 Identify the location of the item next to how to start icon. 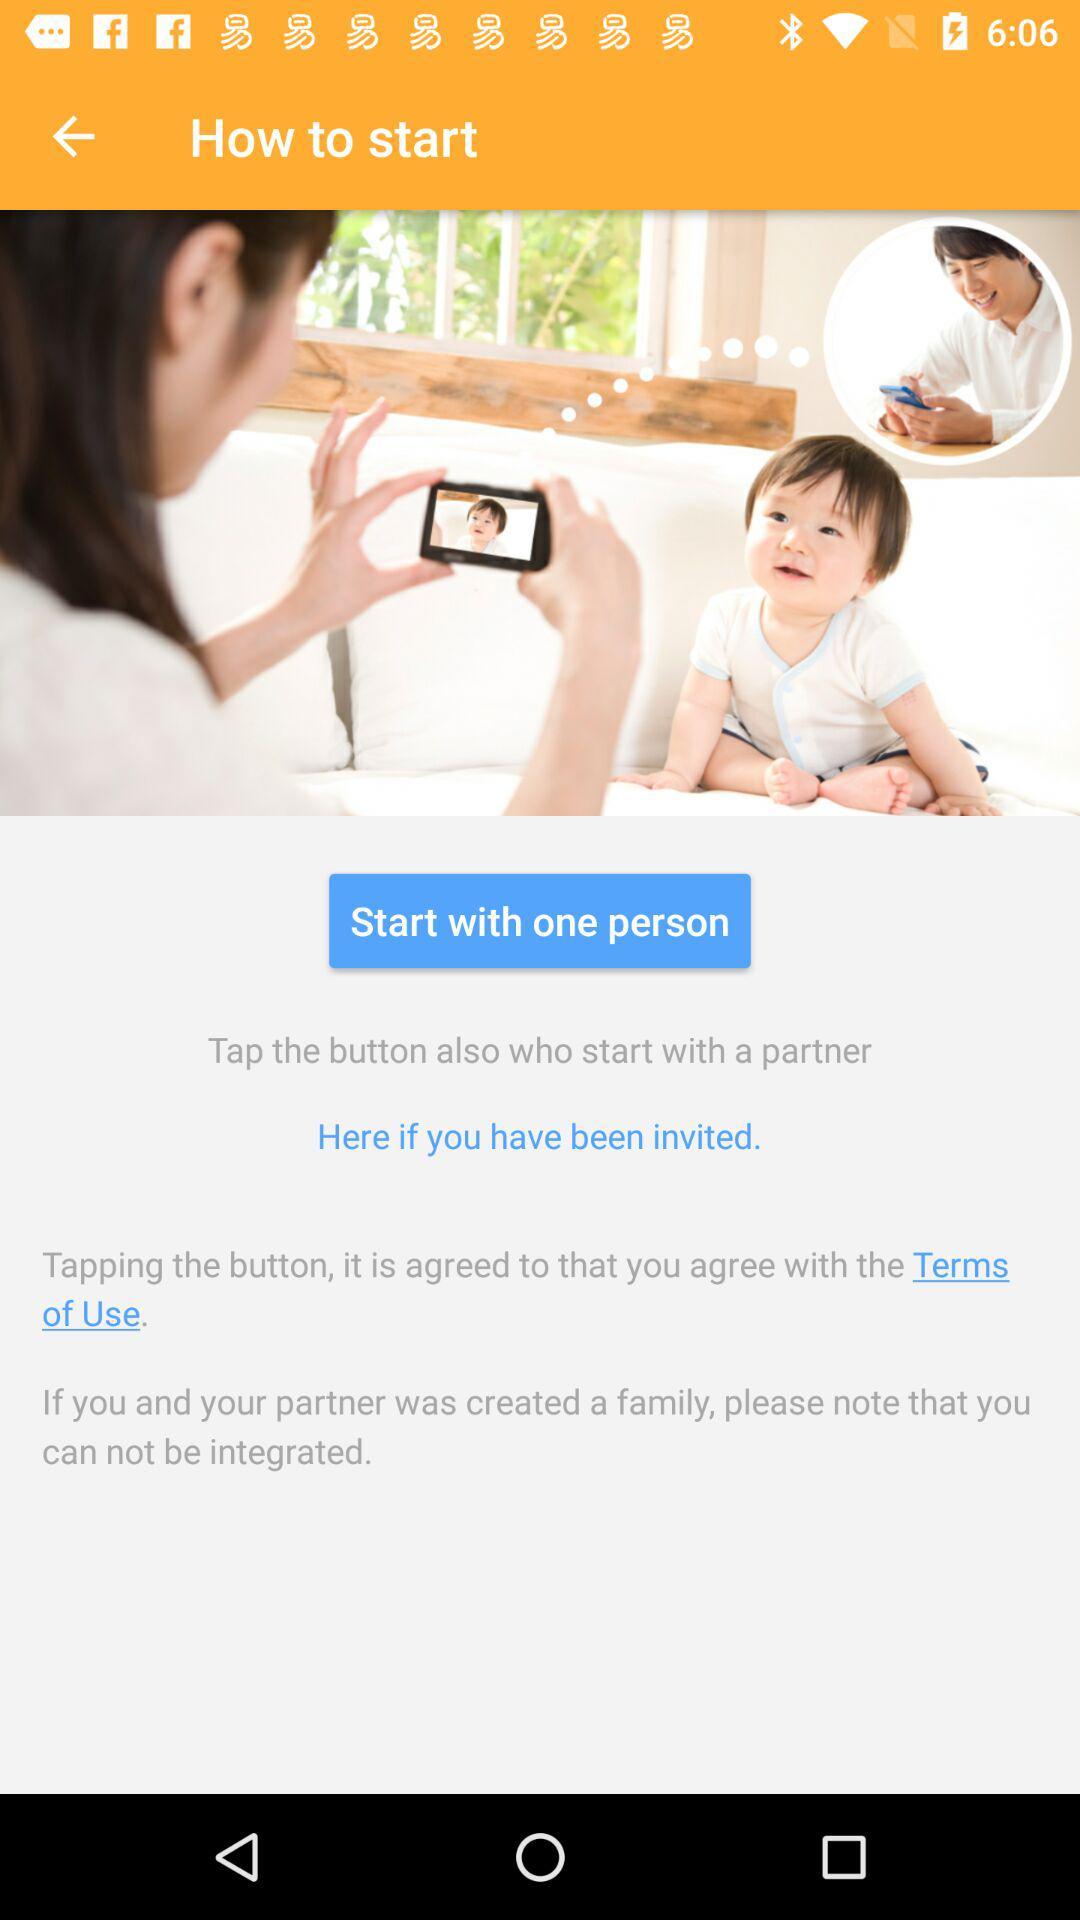
(72, 135).